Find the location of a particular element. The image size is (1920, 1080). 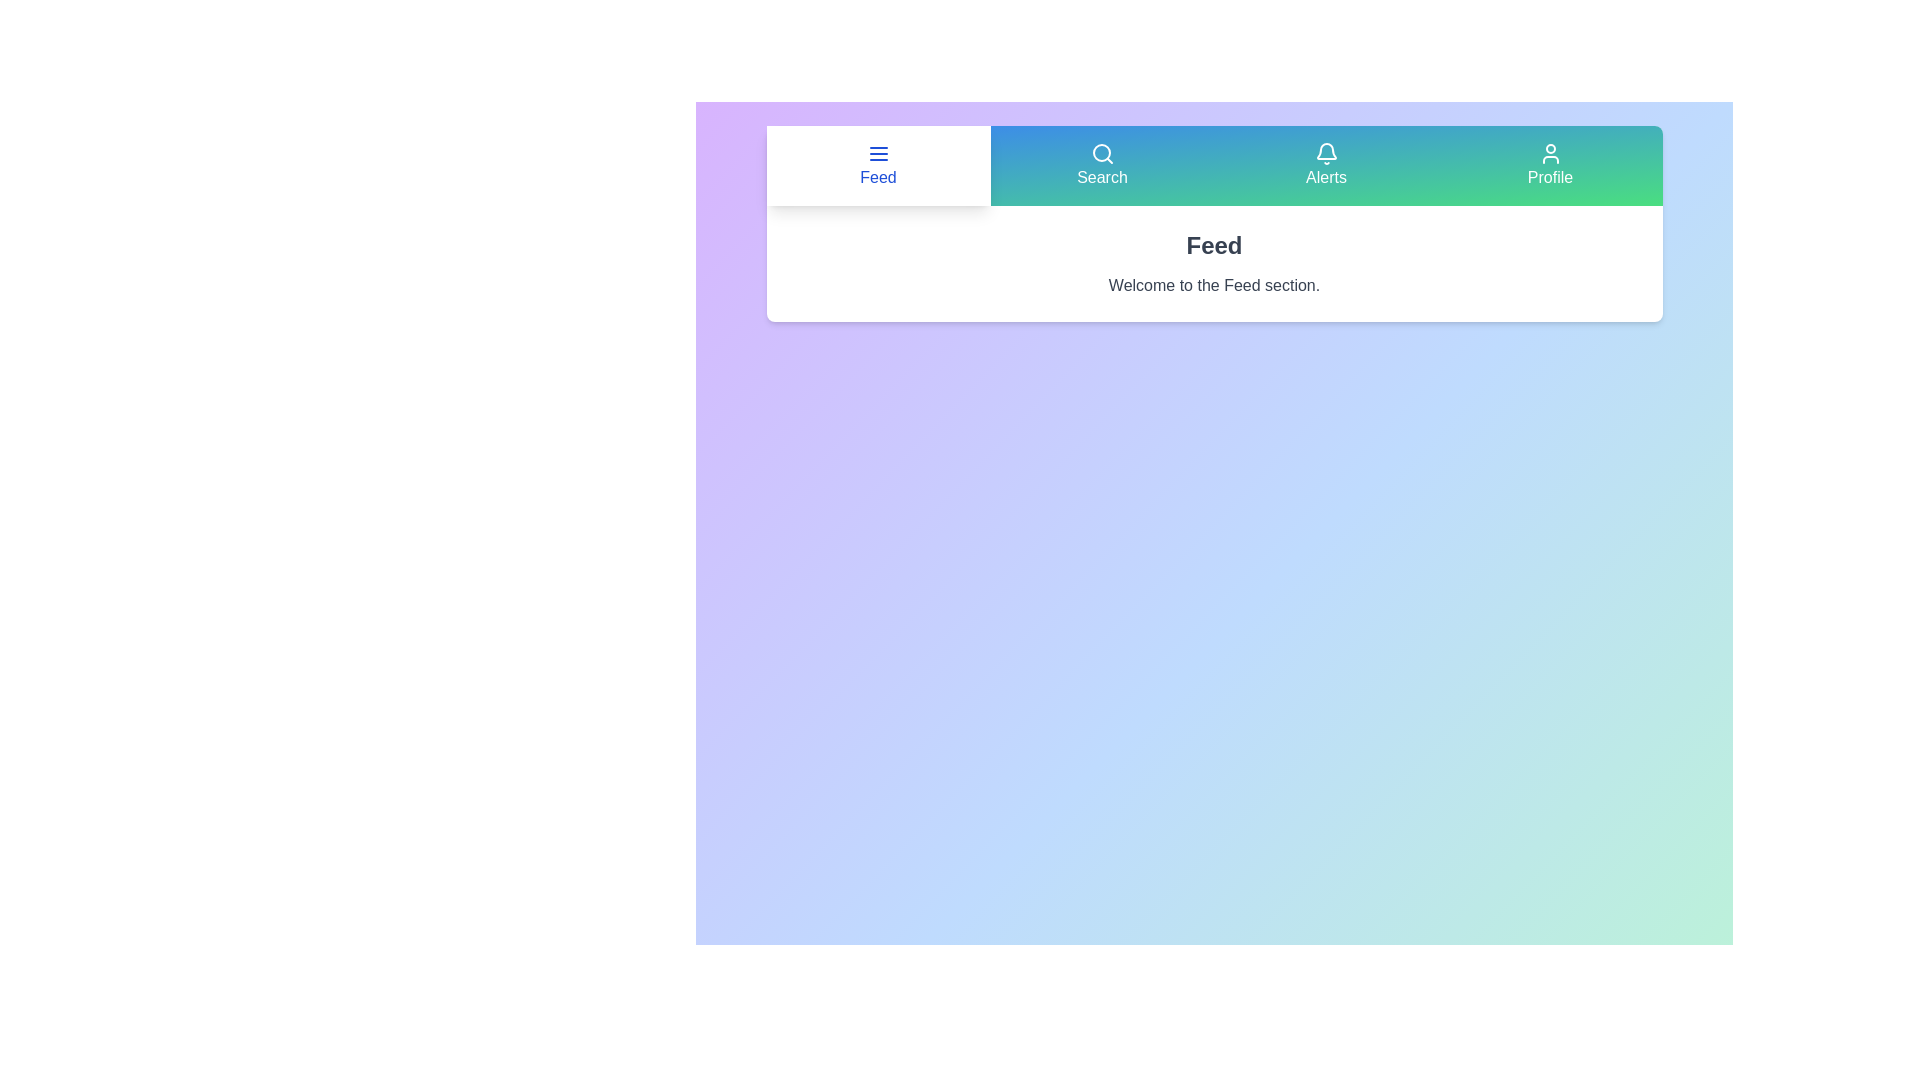

the Search tab is located at coordinates (1101, 164).